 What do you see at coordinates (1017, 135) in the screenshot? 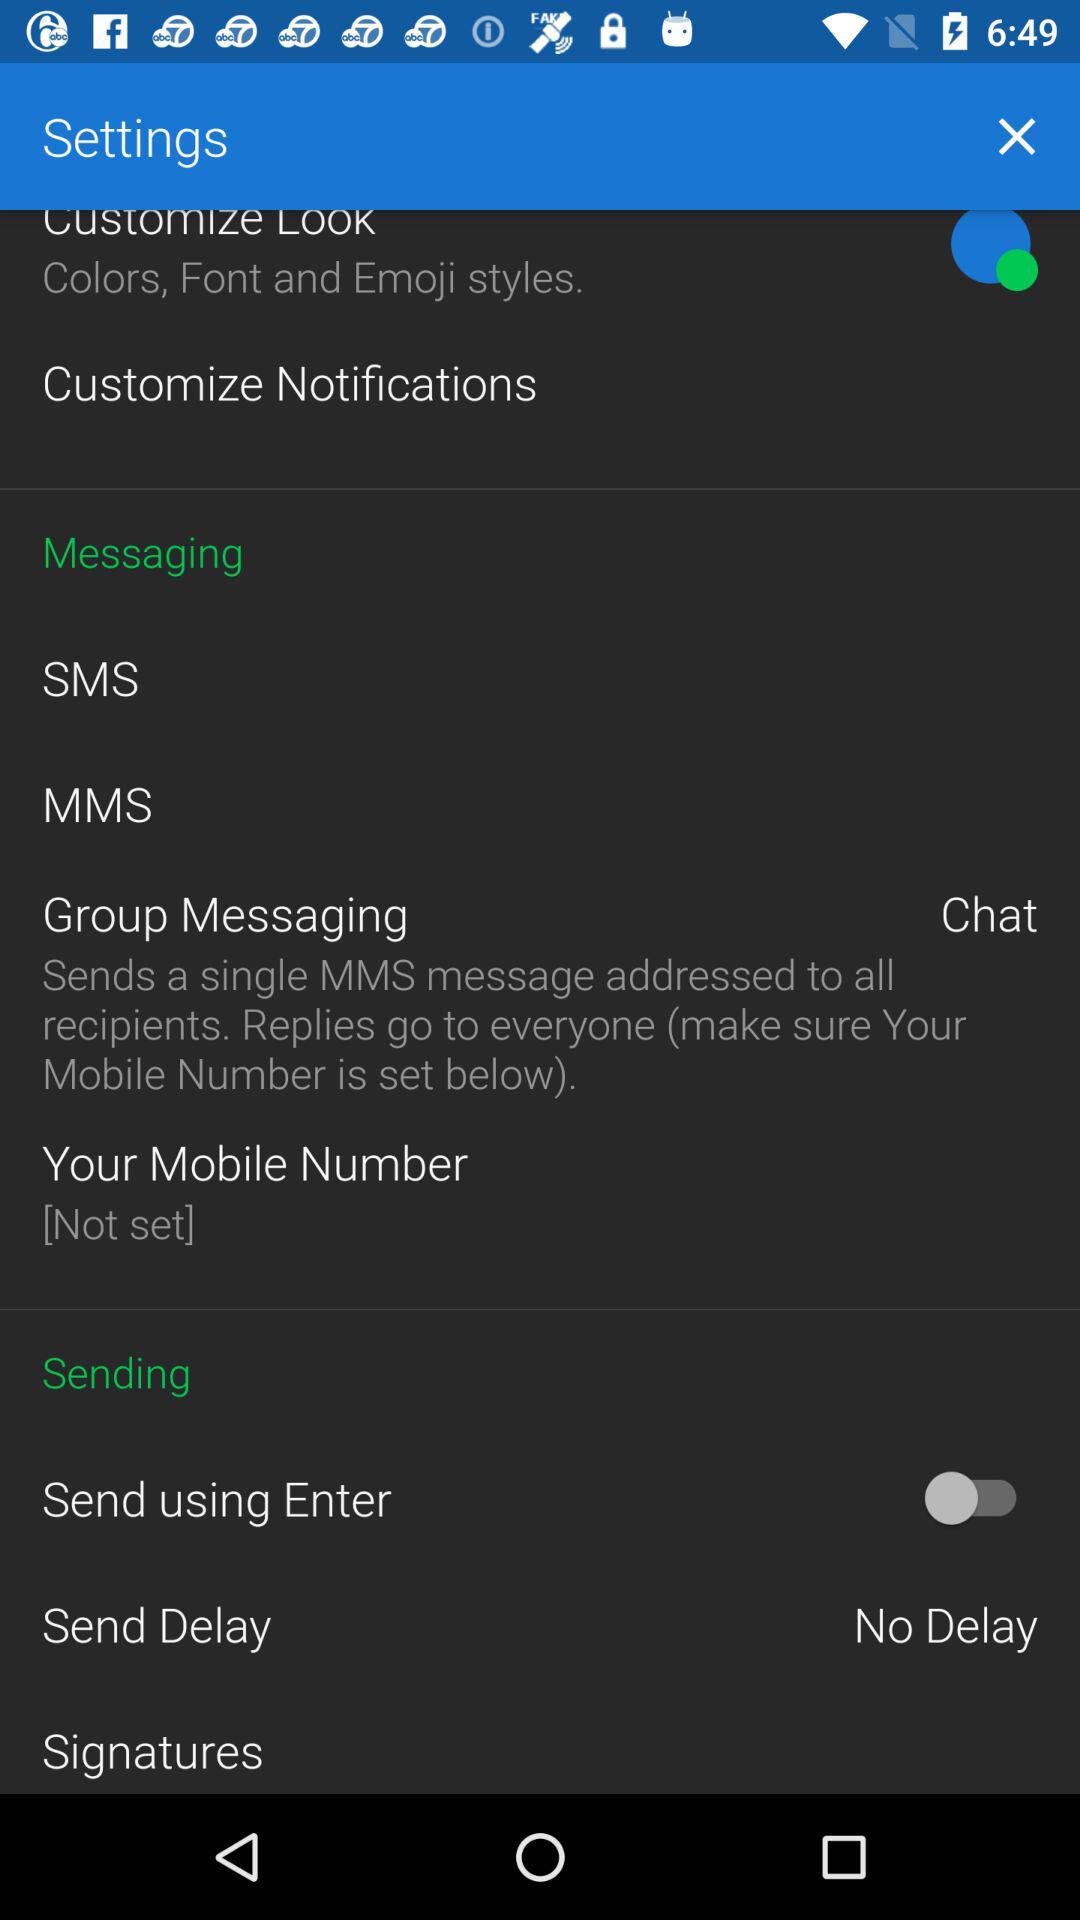
I see `the close icon` at bounding box center [1017, 135].